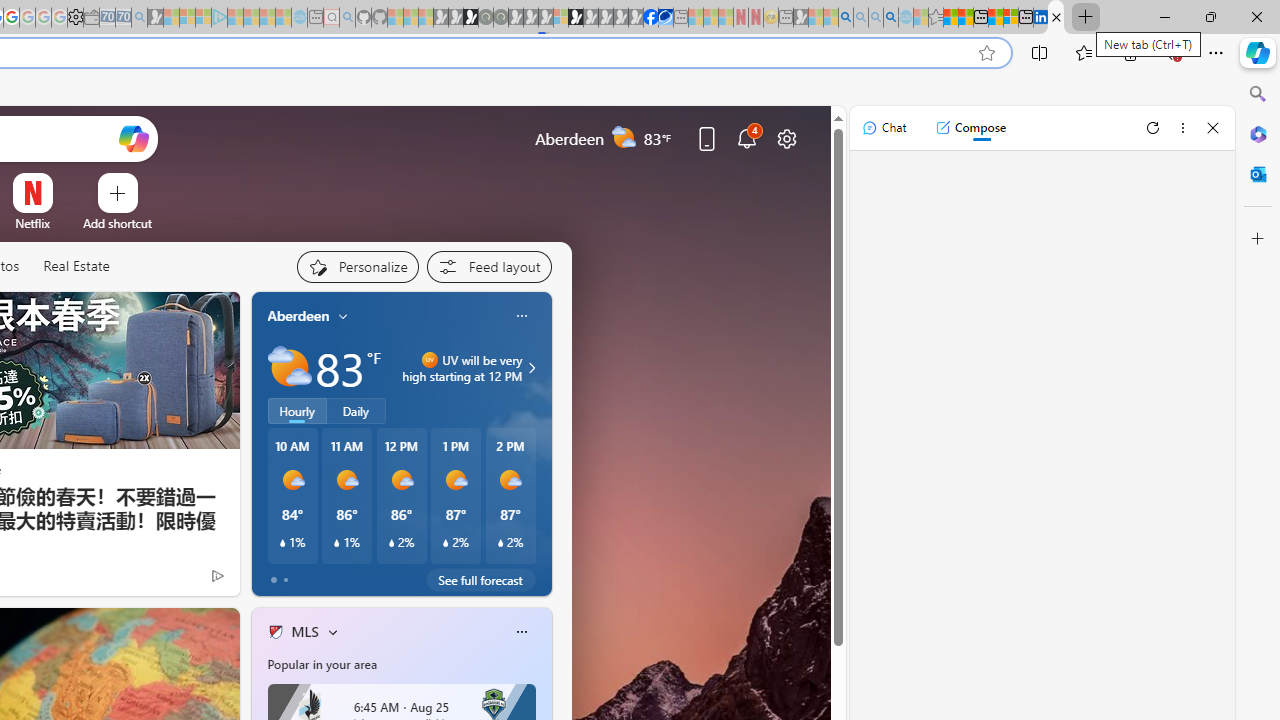 This screenshot has height=720, width=1280. What do you see at coordinates (332, 631) in the screenshot?
I see `'More interests'` at bounding box center [332, 631].